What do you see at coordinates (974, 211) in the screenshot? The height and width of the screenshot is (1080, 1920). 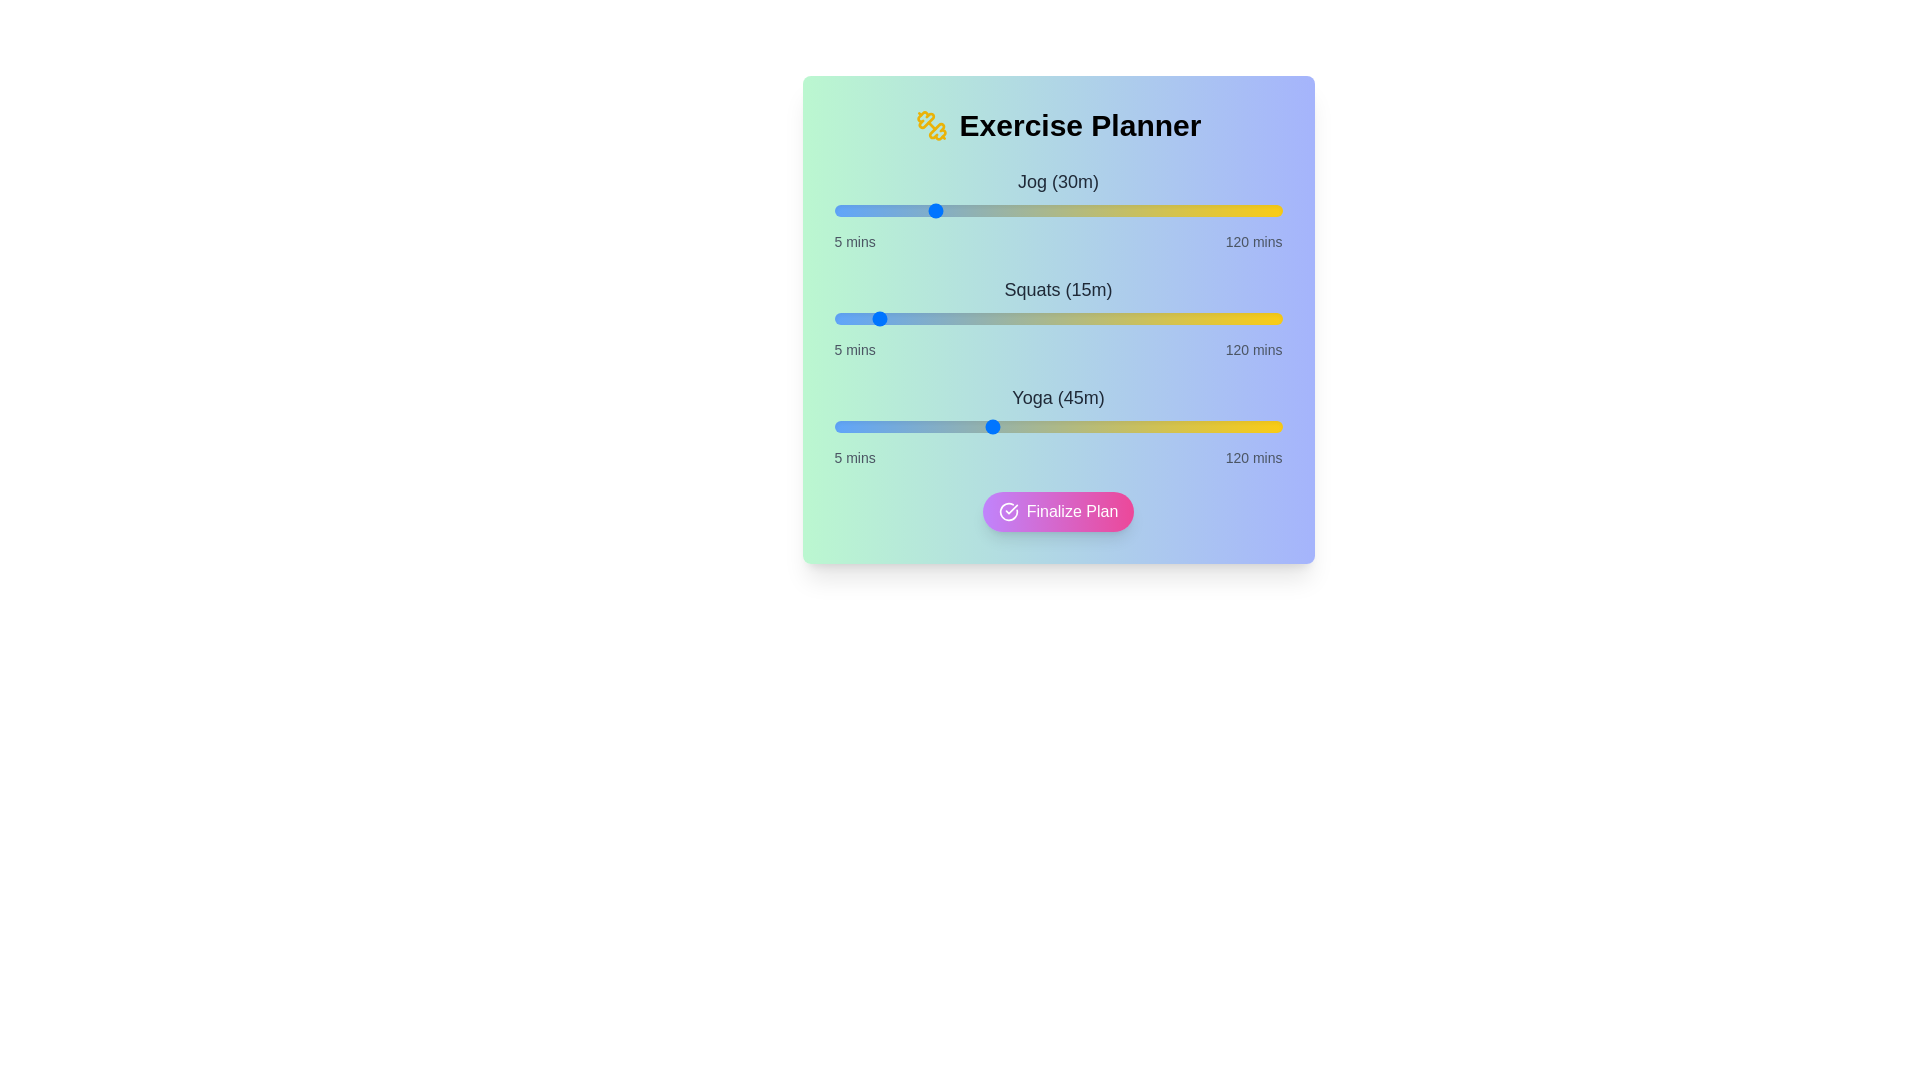 I see `the duration of the 0 slider to 41 minutes` at bounding box center [974, 211].